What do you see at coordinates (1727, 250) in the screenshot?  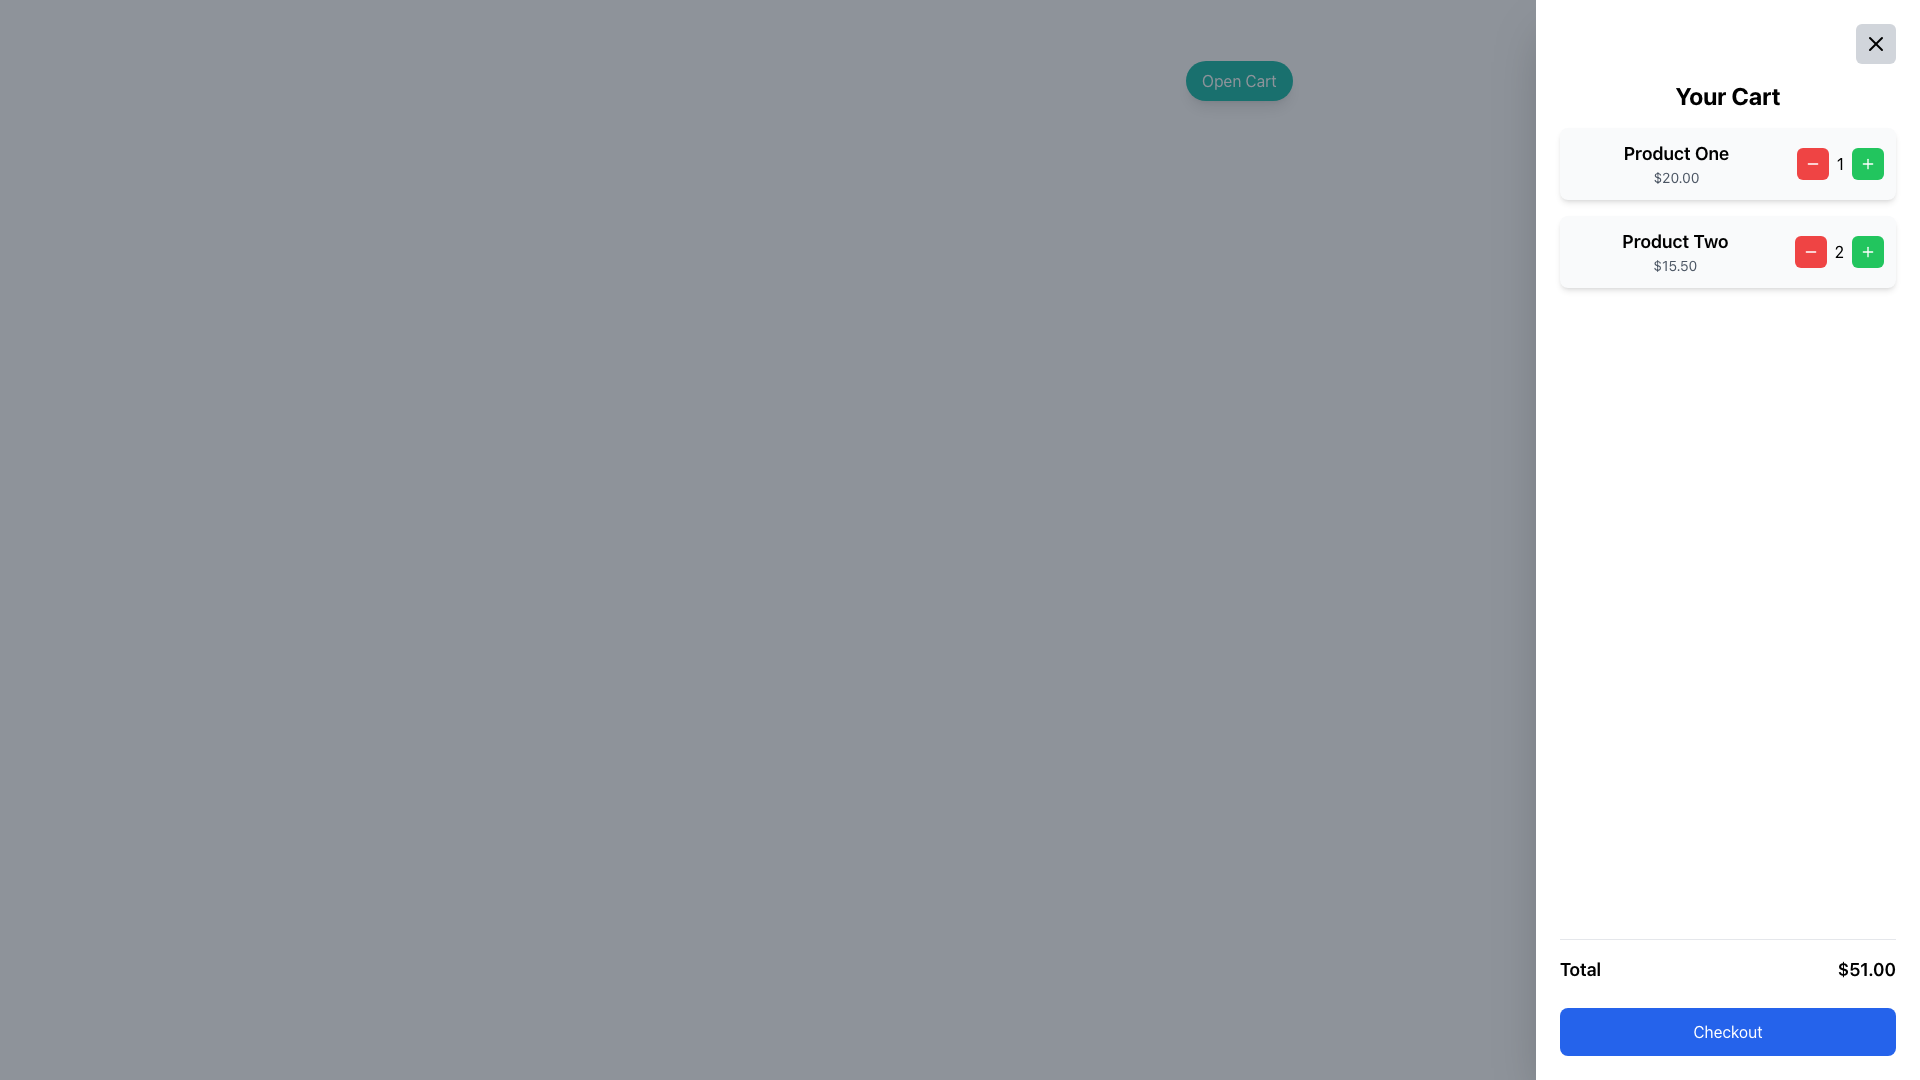 I see `product details from the Cart Item Display located in the second row of the shopping cart, directly below 'Product One'` at bounding box center [1727, 250].